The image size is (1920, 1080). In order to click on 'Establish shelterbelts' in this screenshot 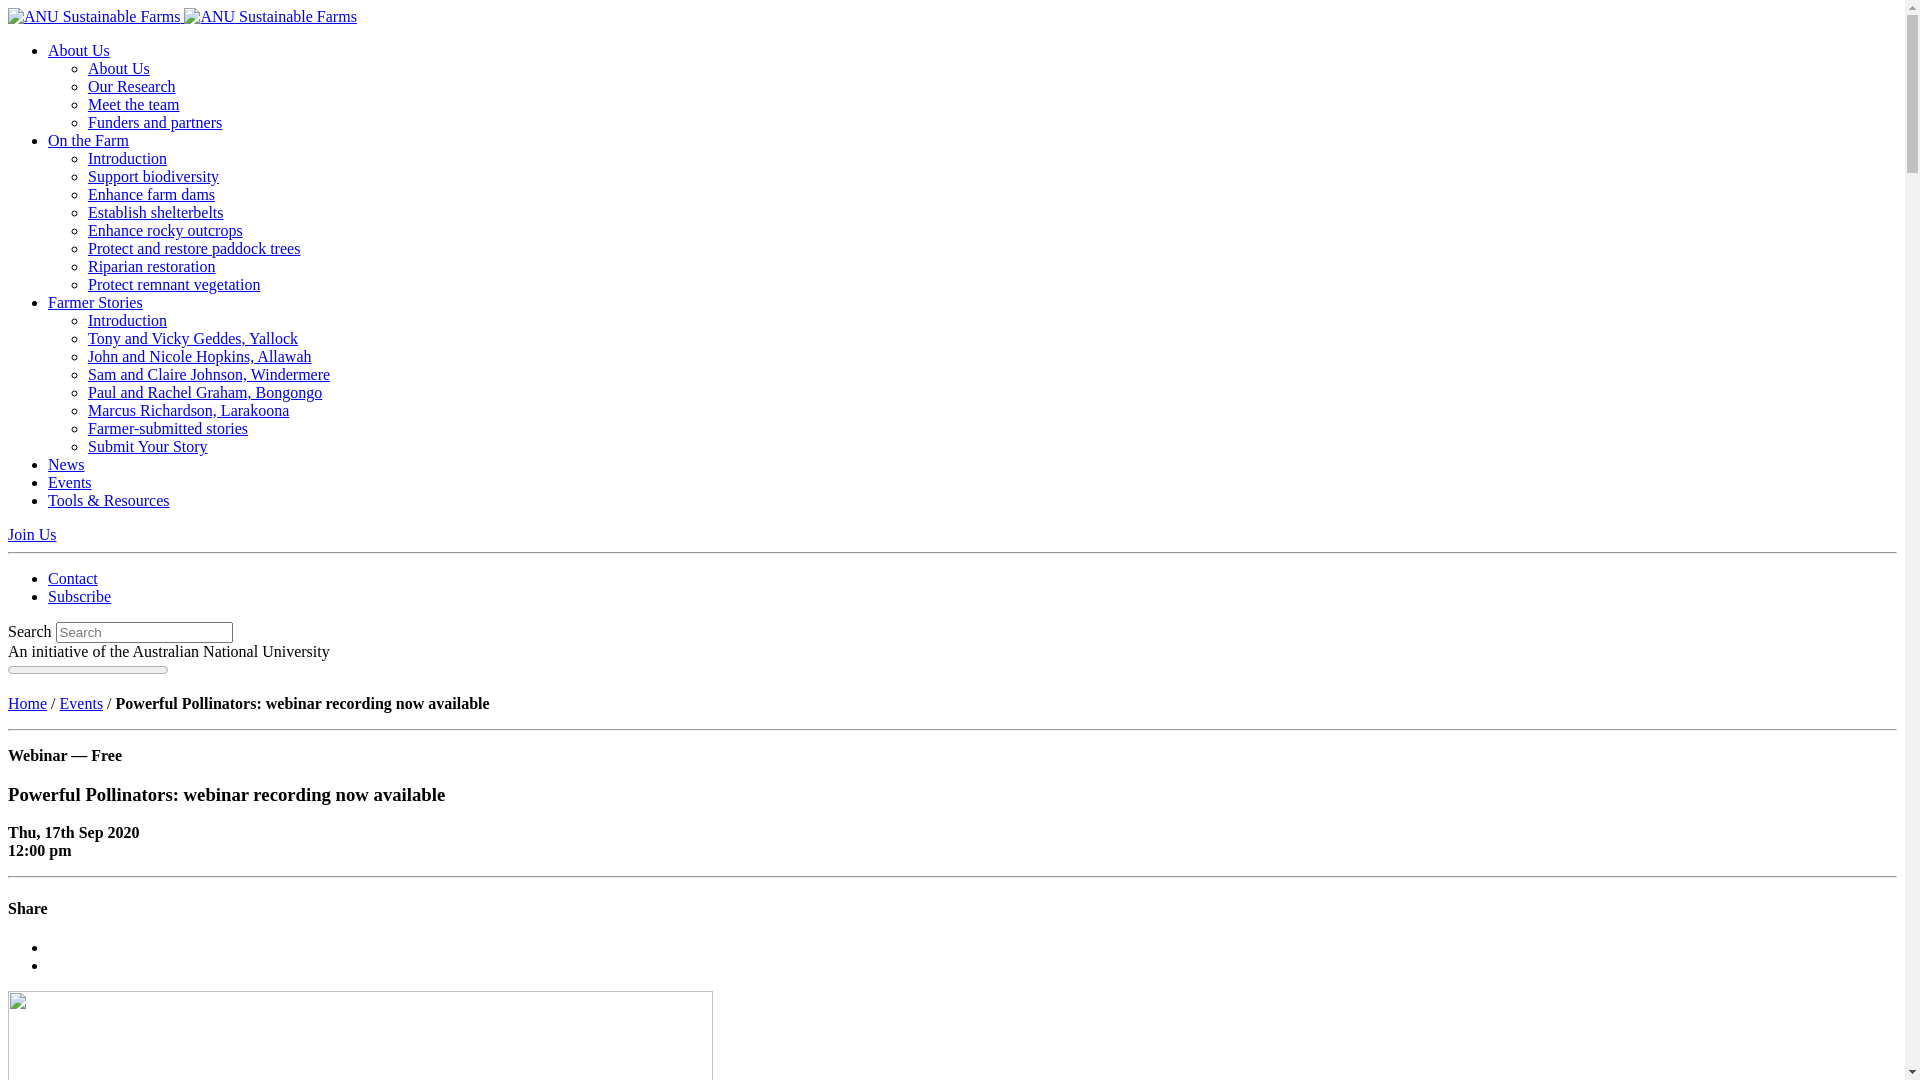, I will do `click(86, 212)`.